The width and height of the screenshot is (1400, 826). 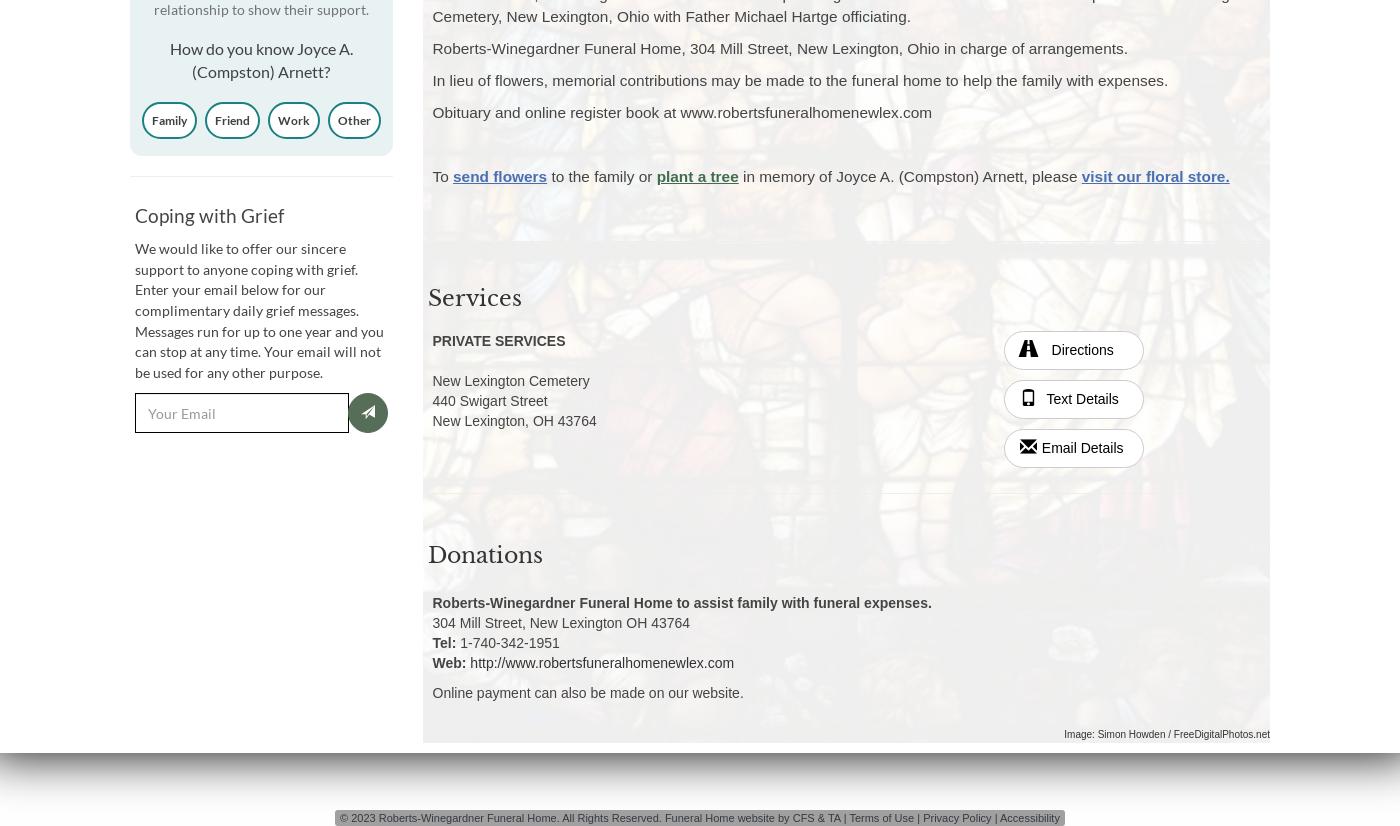 I want to click on 'Terms of Use', so click(x=848, y=816).